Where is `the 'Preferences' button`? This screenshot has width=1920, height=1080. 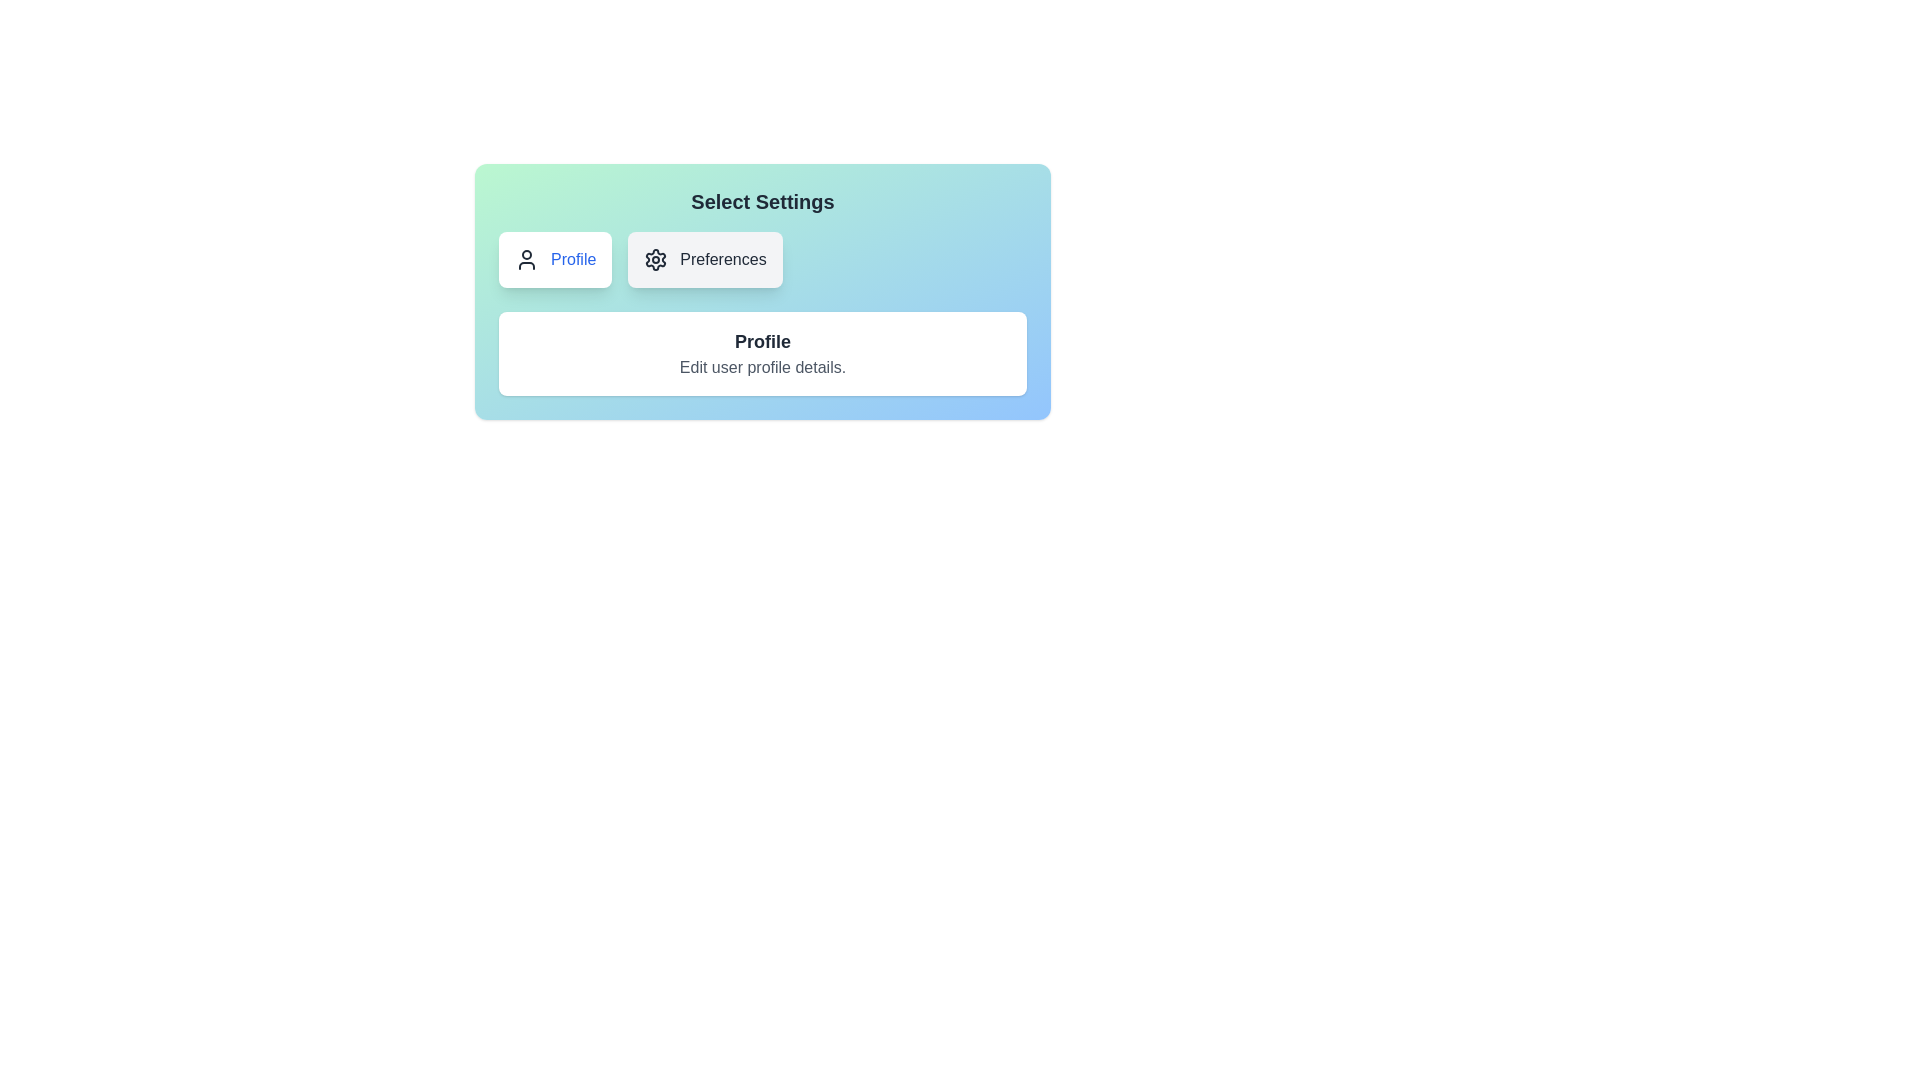
the 'Preferences' button is located at coordinates (705, 258).